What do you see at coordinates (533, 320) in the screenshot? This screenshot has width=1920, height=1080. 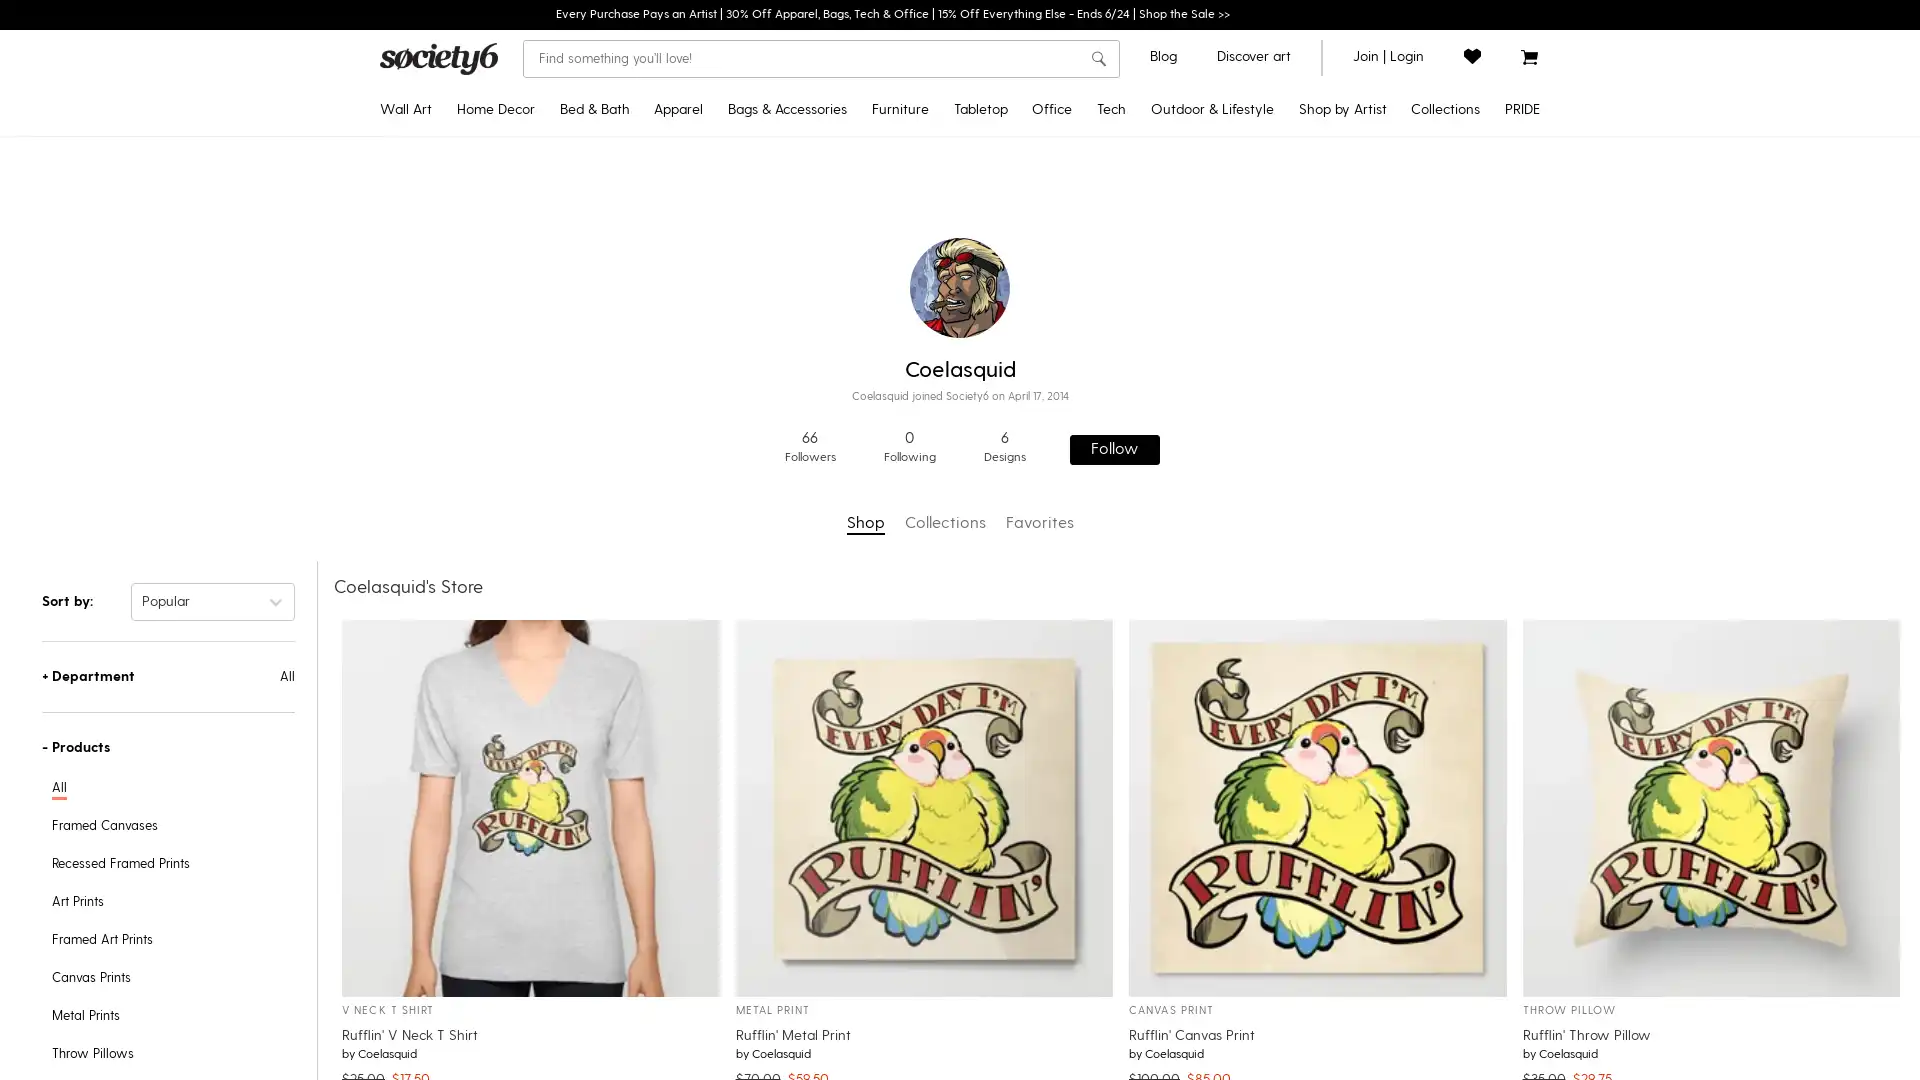 I see `Blackout Curtains` at bounding box center [533, 320].